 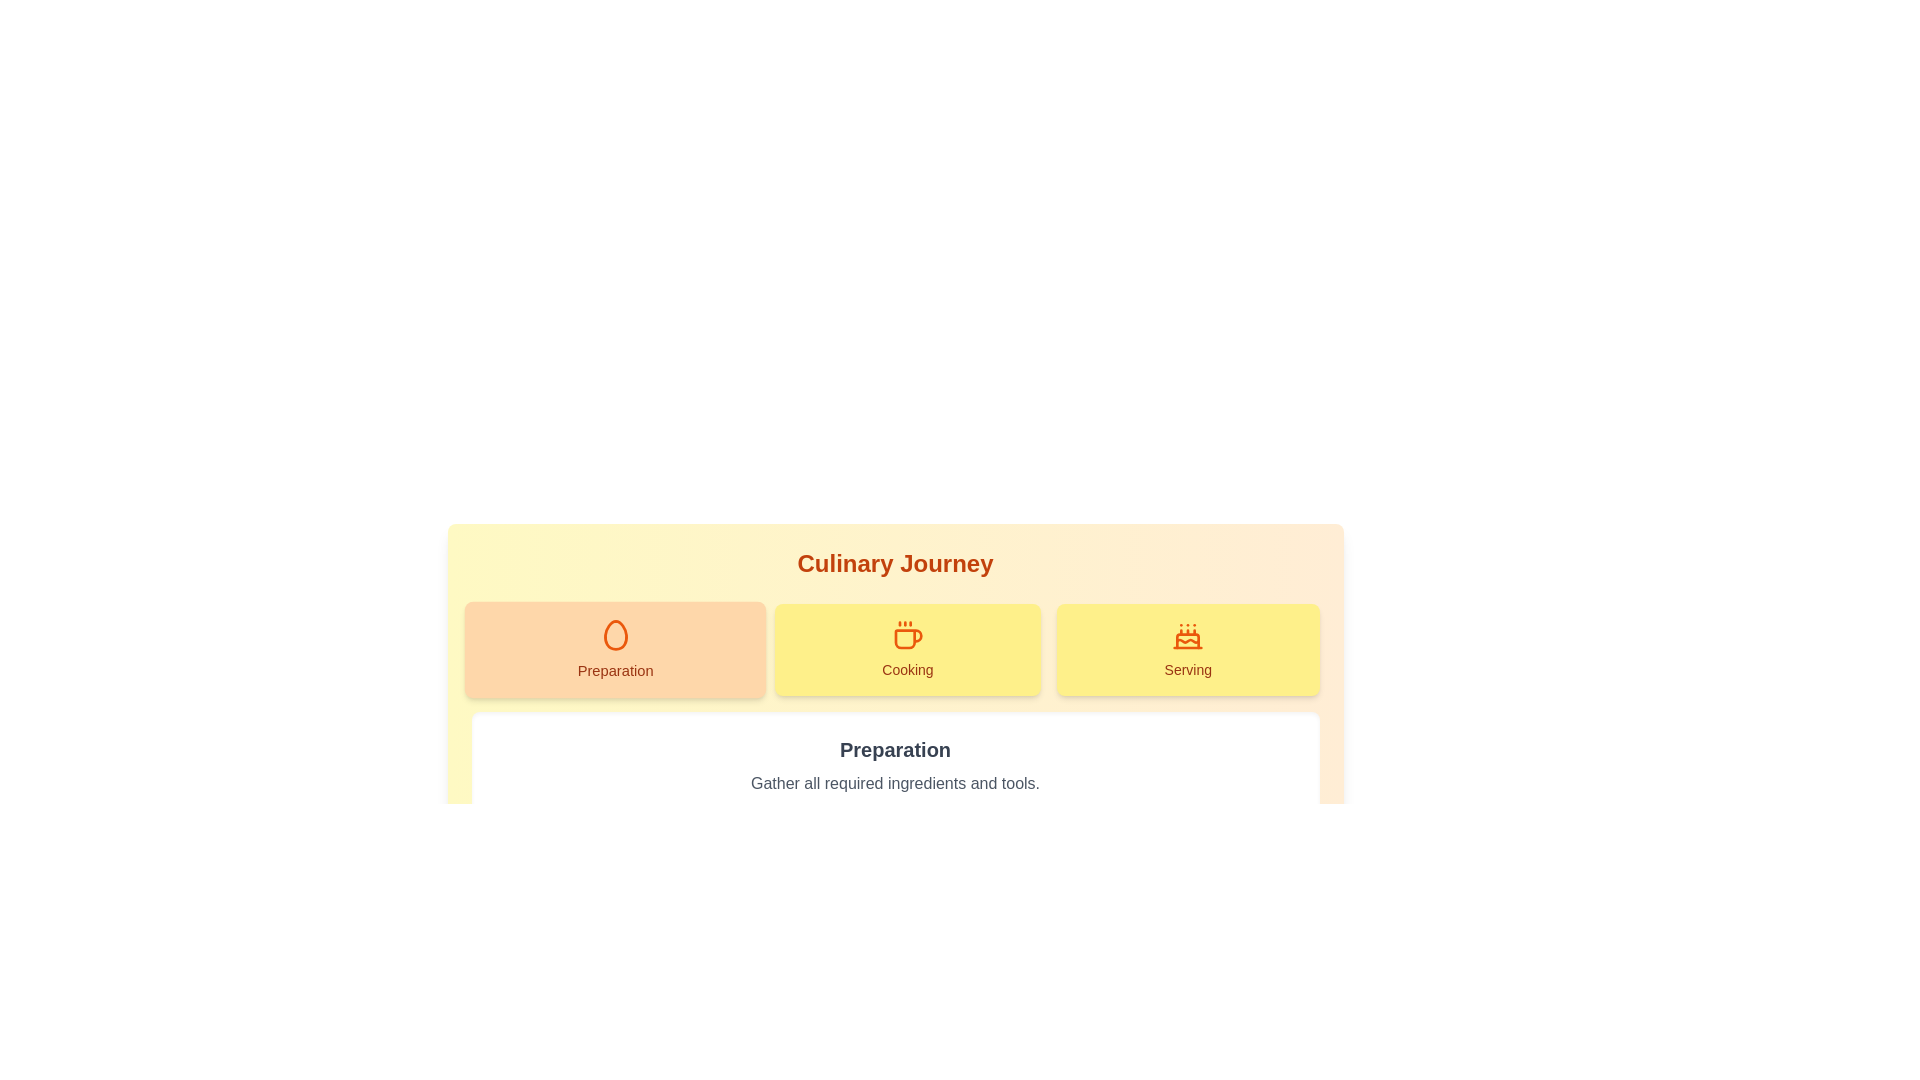 I want to click on the navigation button located at the bottom right of the layout, so click(x=1269, y=863).